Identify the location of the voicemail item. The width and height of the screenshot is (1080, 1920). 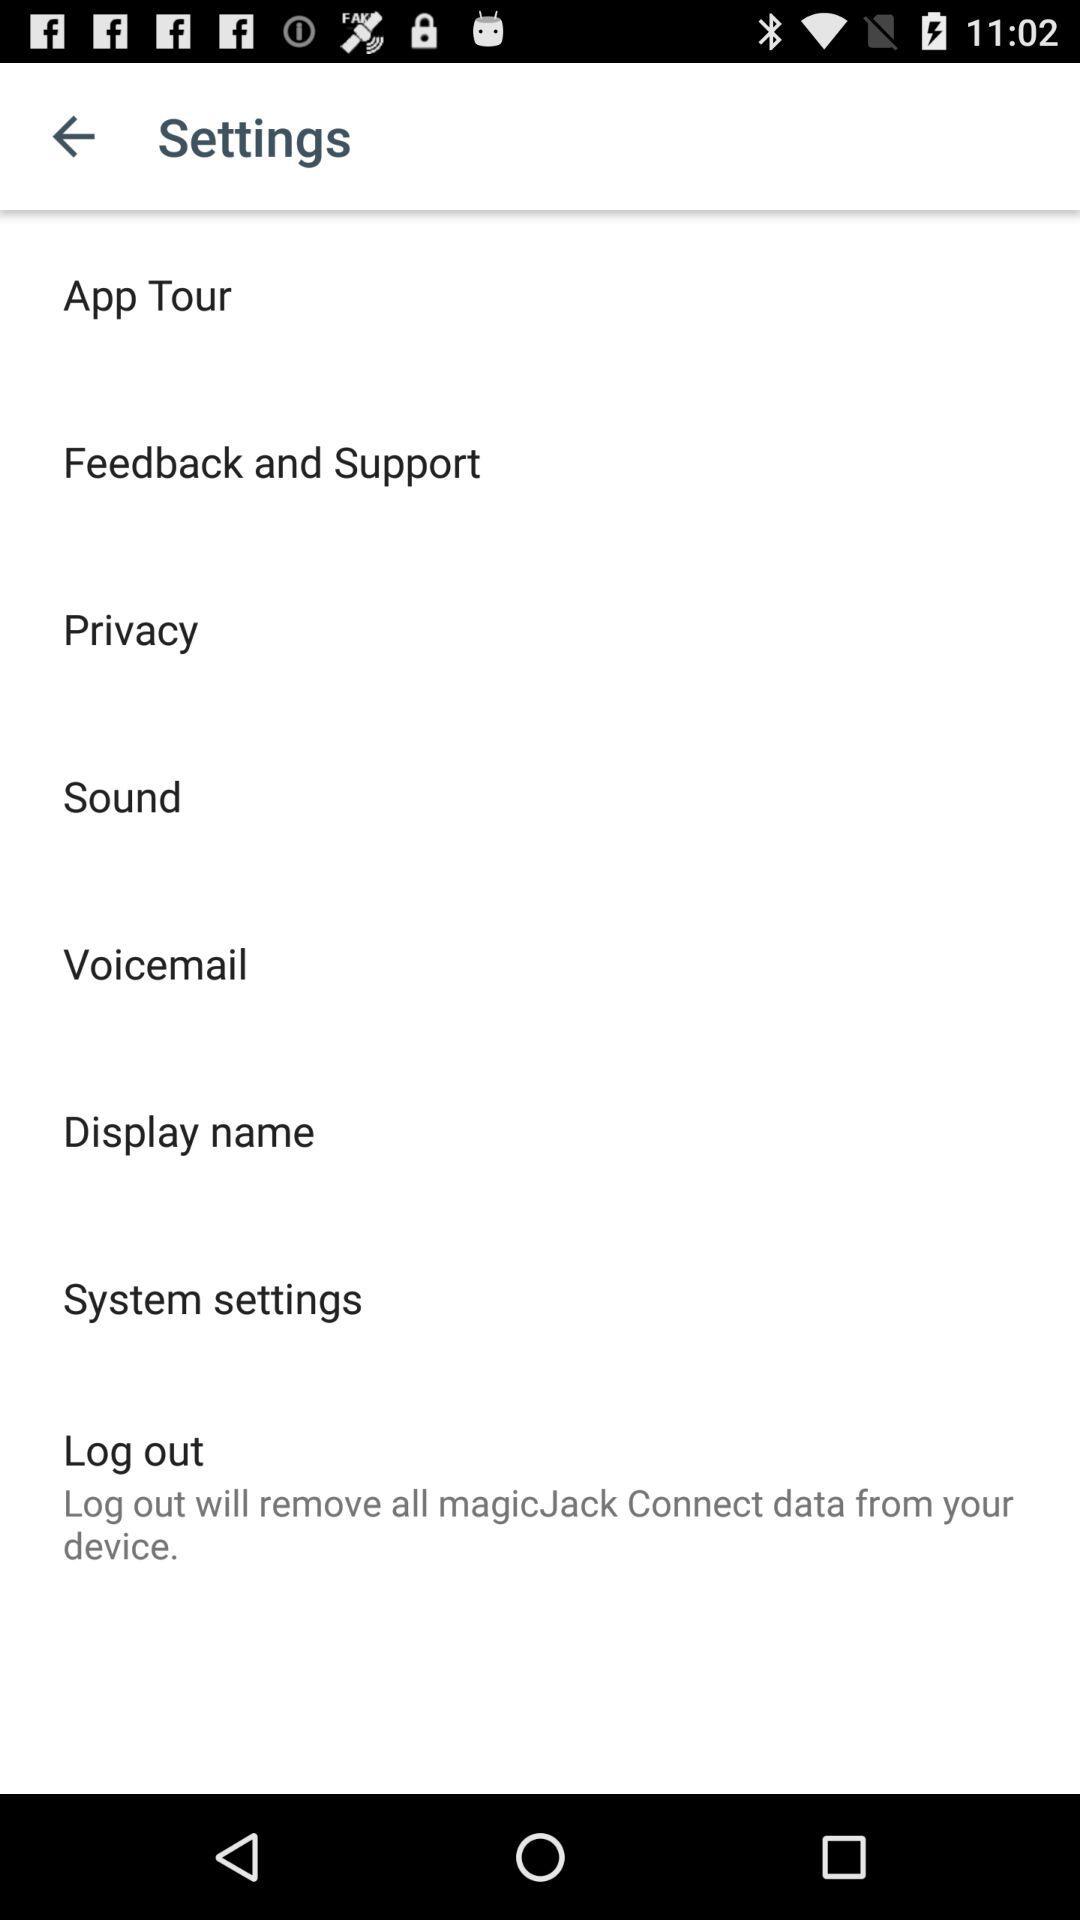
(154, 963).